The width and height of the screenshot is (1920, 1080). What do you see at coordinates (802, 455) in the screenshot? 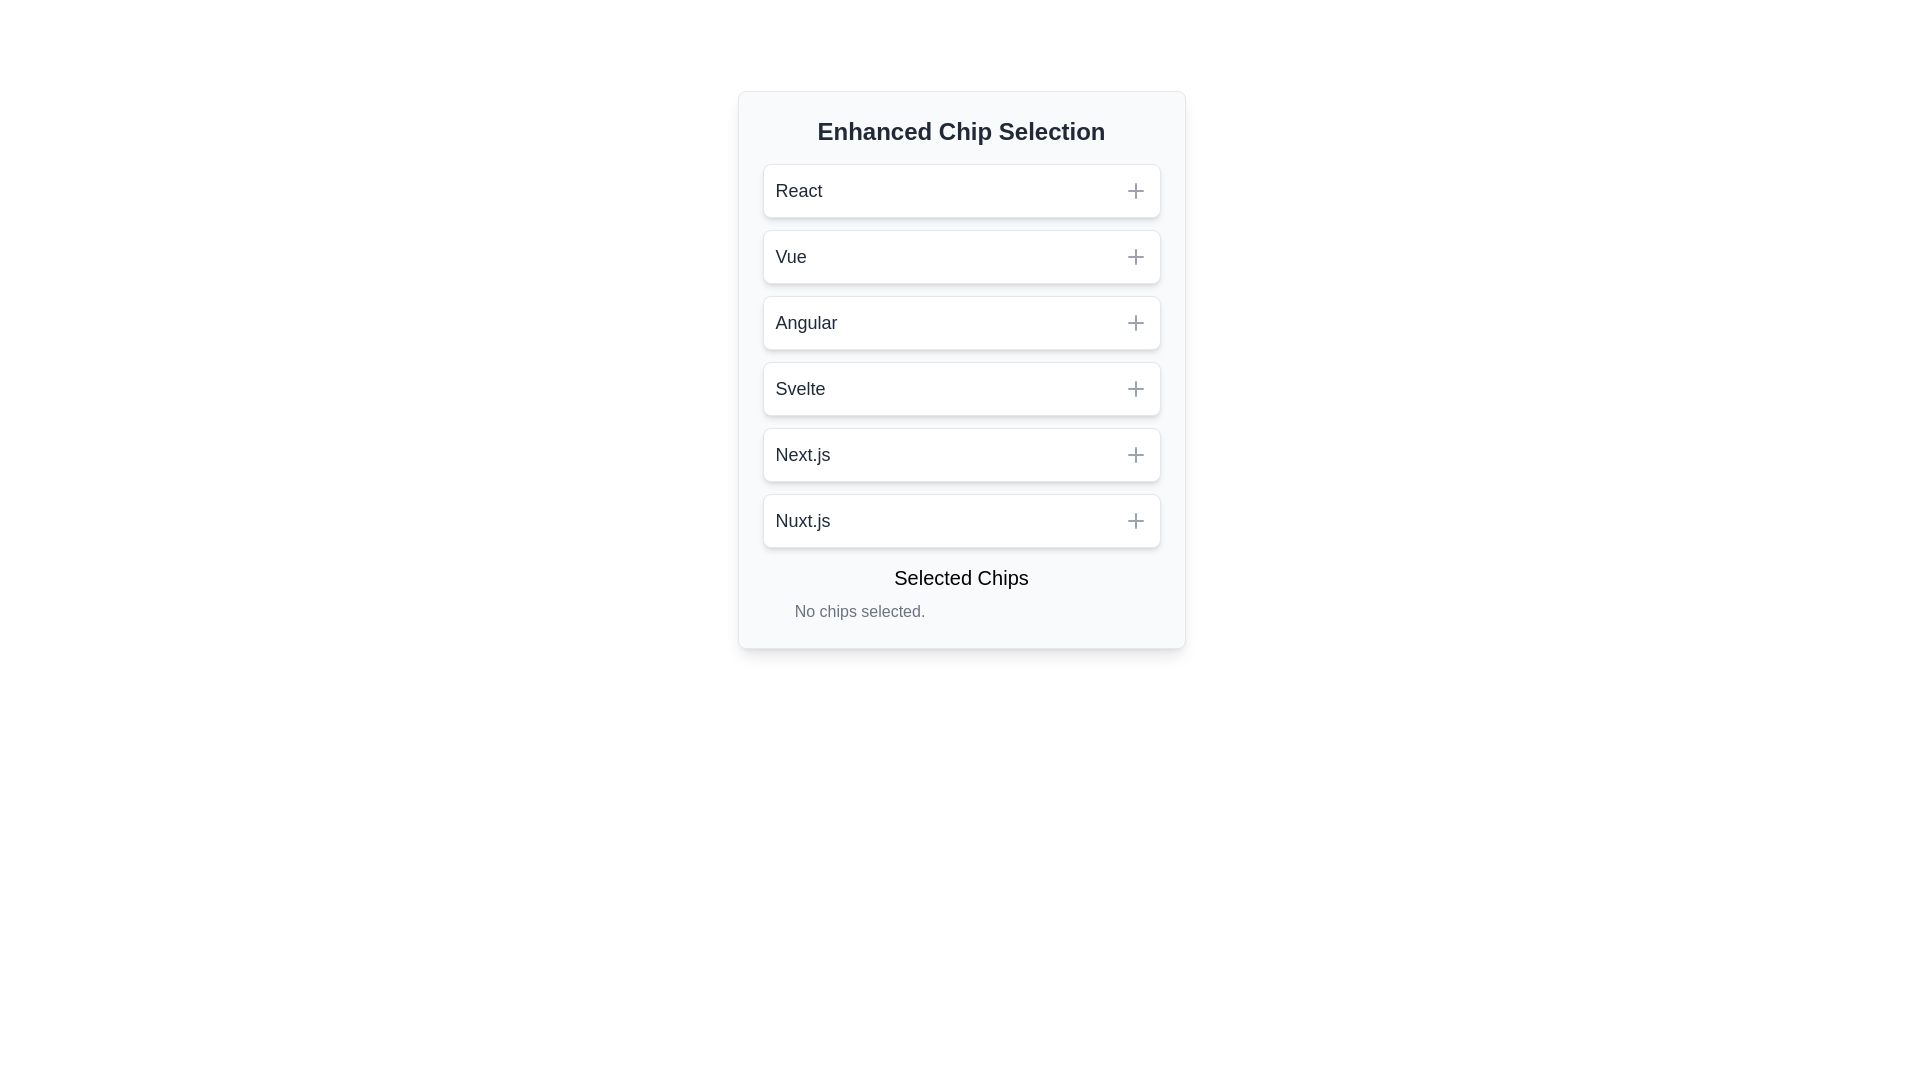
I see `text label displaying 'Next.js' which is a bold, black font styled as a title, located at the center-left of its containing box` at bounding box center [802, 455].